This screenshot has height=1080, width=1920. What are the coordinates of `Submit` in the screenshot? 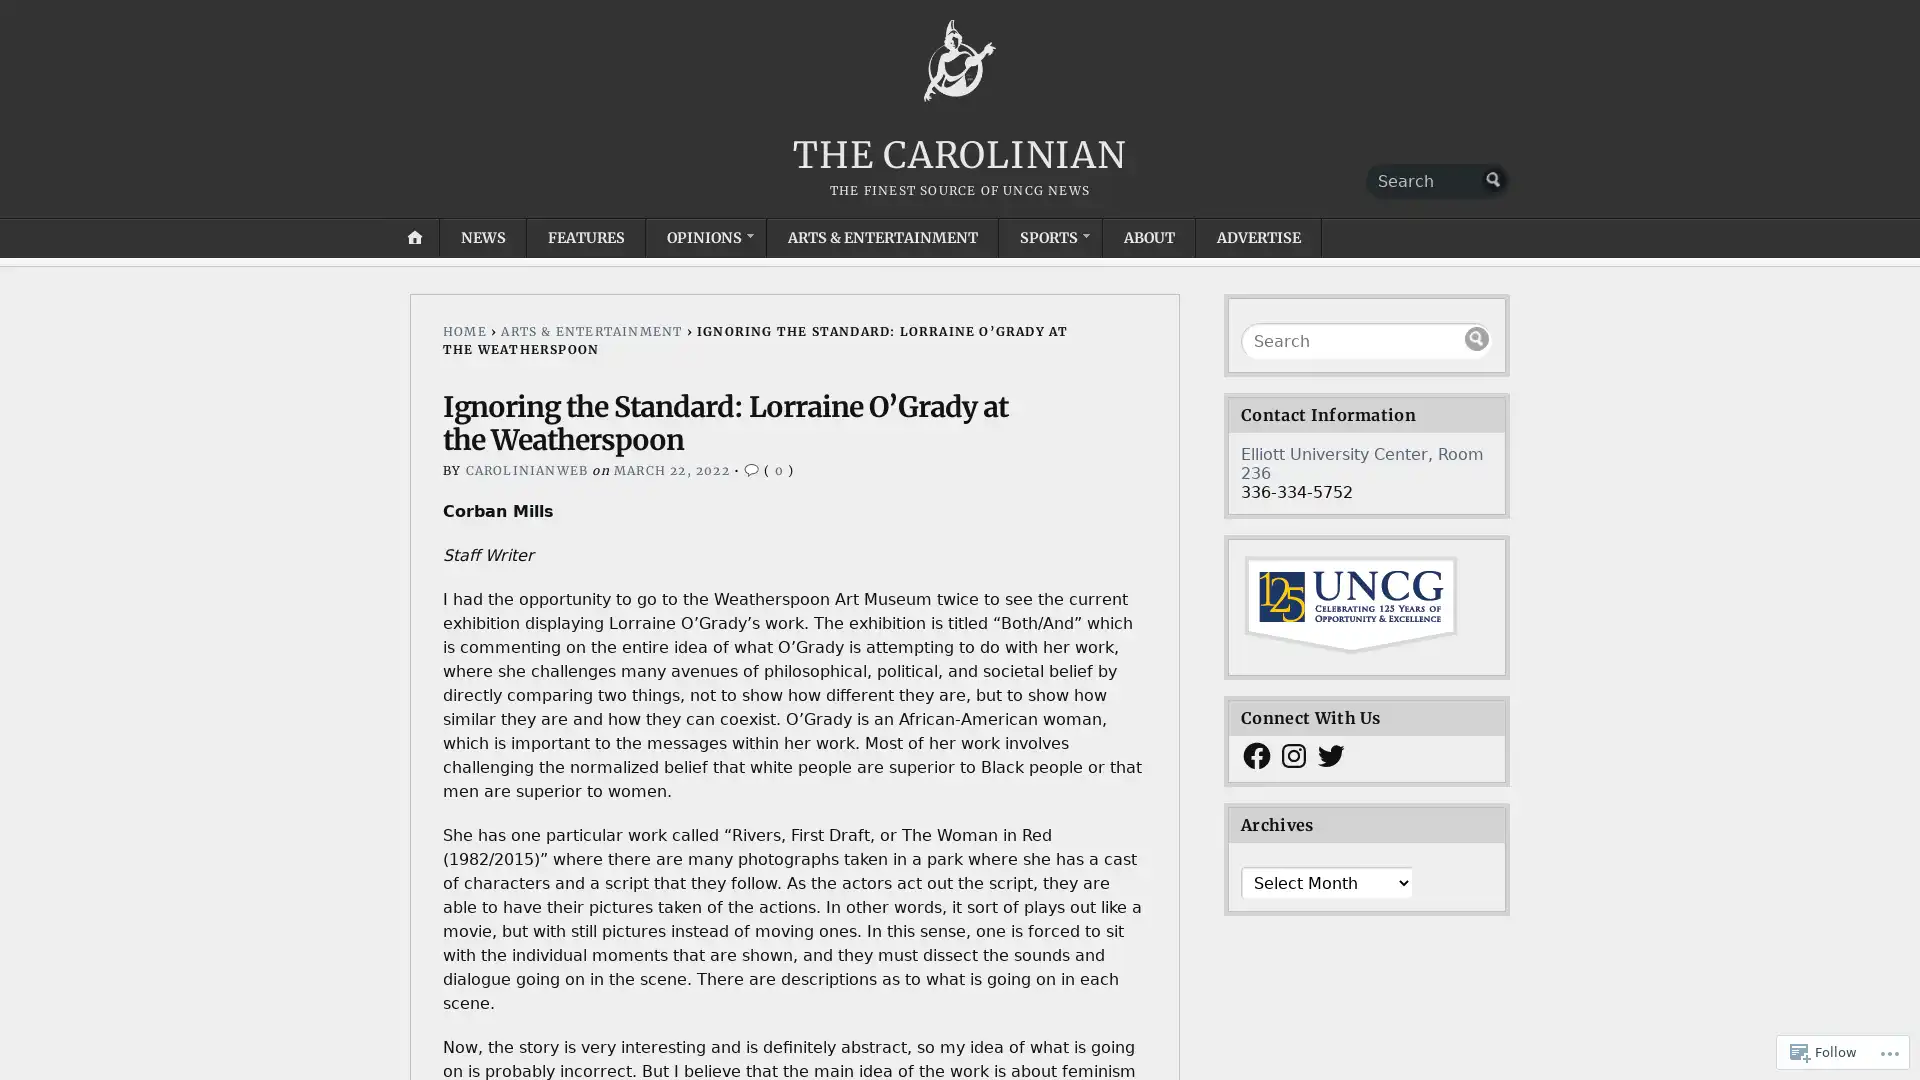 It's located at (1477, 337).